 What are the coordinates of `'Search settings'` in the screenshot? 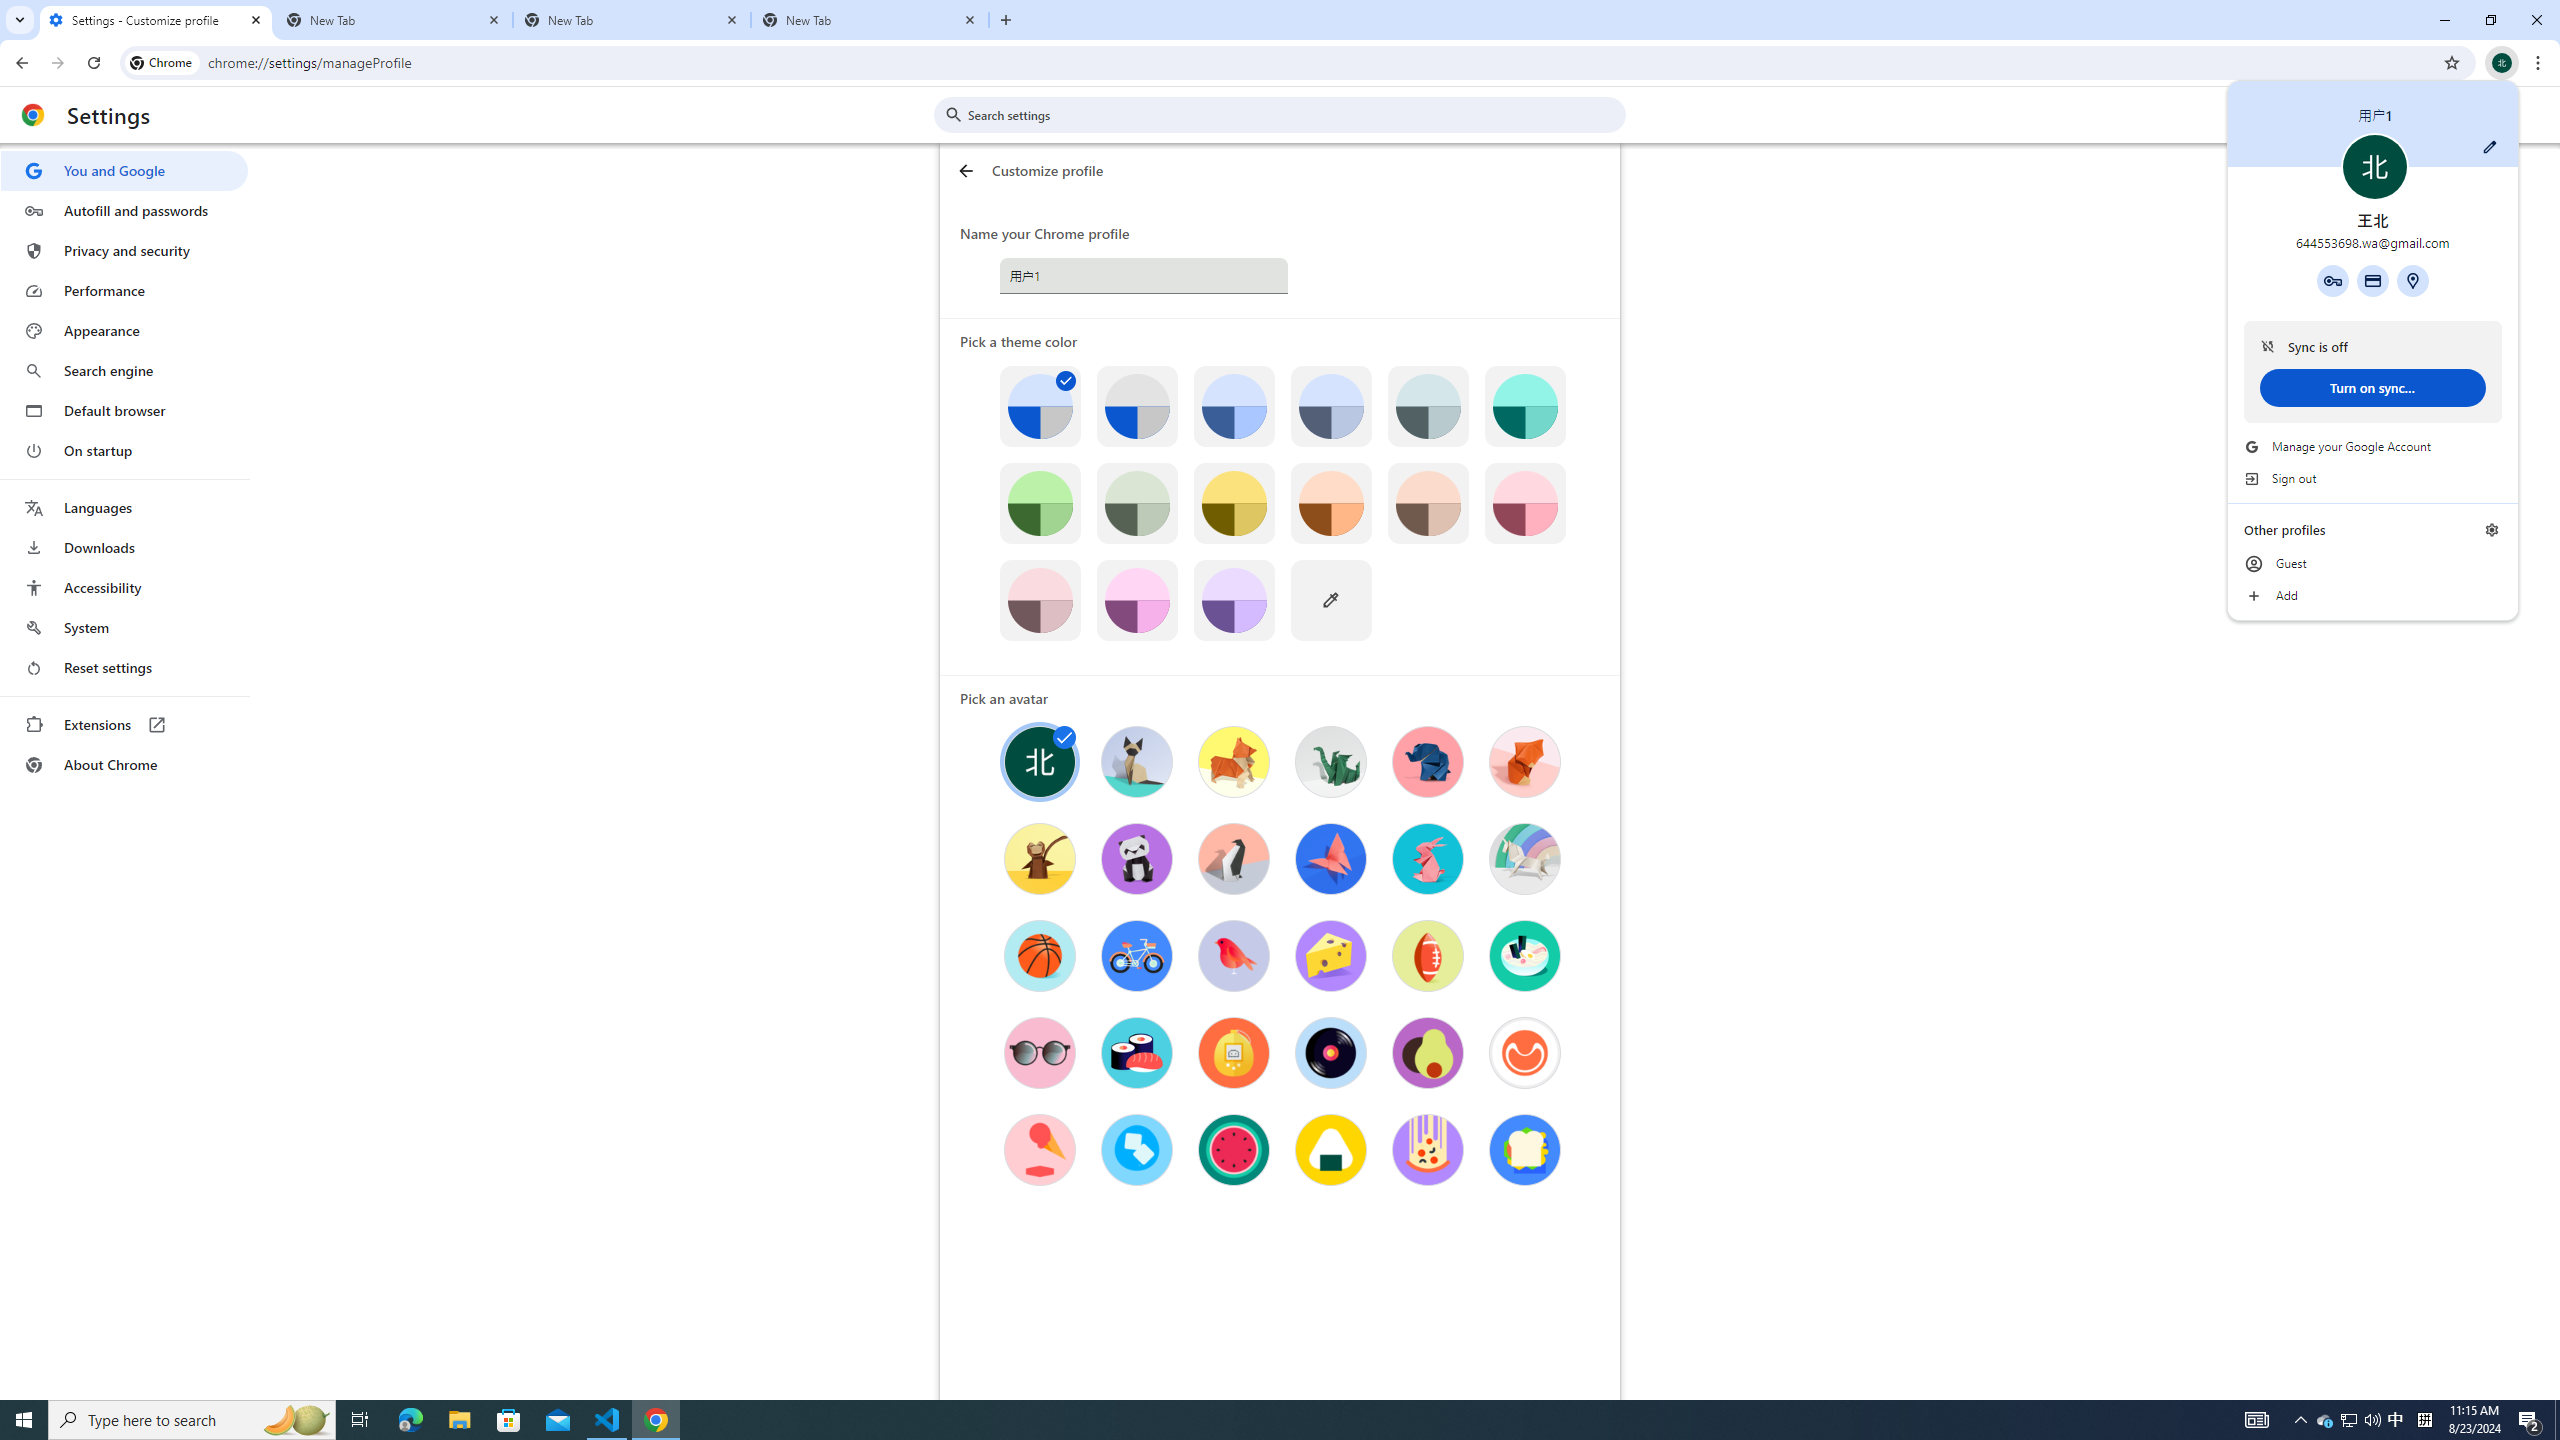 It's located at (1293, 114).